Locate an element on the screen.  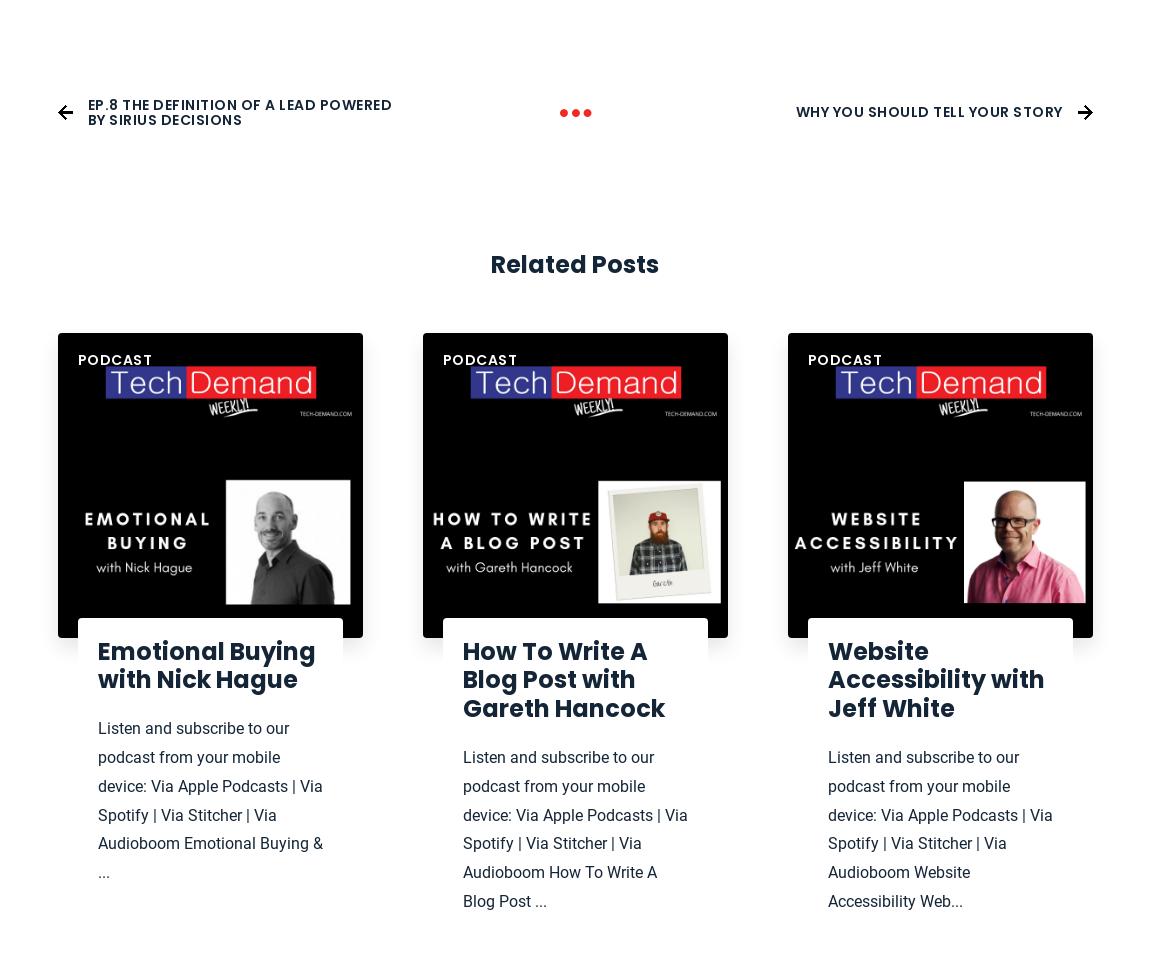
'Website Accessibility with Jeff White' is located at coordinates (825, 679).